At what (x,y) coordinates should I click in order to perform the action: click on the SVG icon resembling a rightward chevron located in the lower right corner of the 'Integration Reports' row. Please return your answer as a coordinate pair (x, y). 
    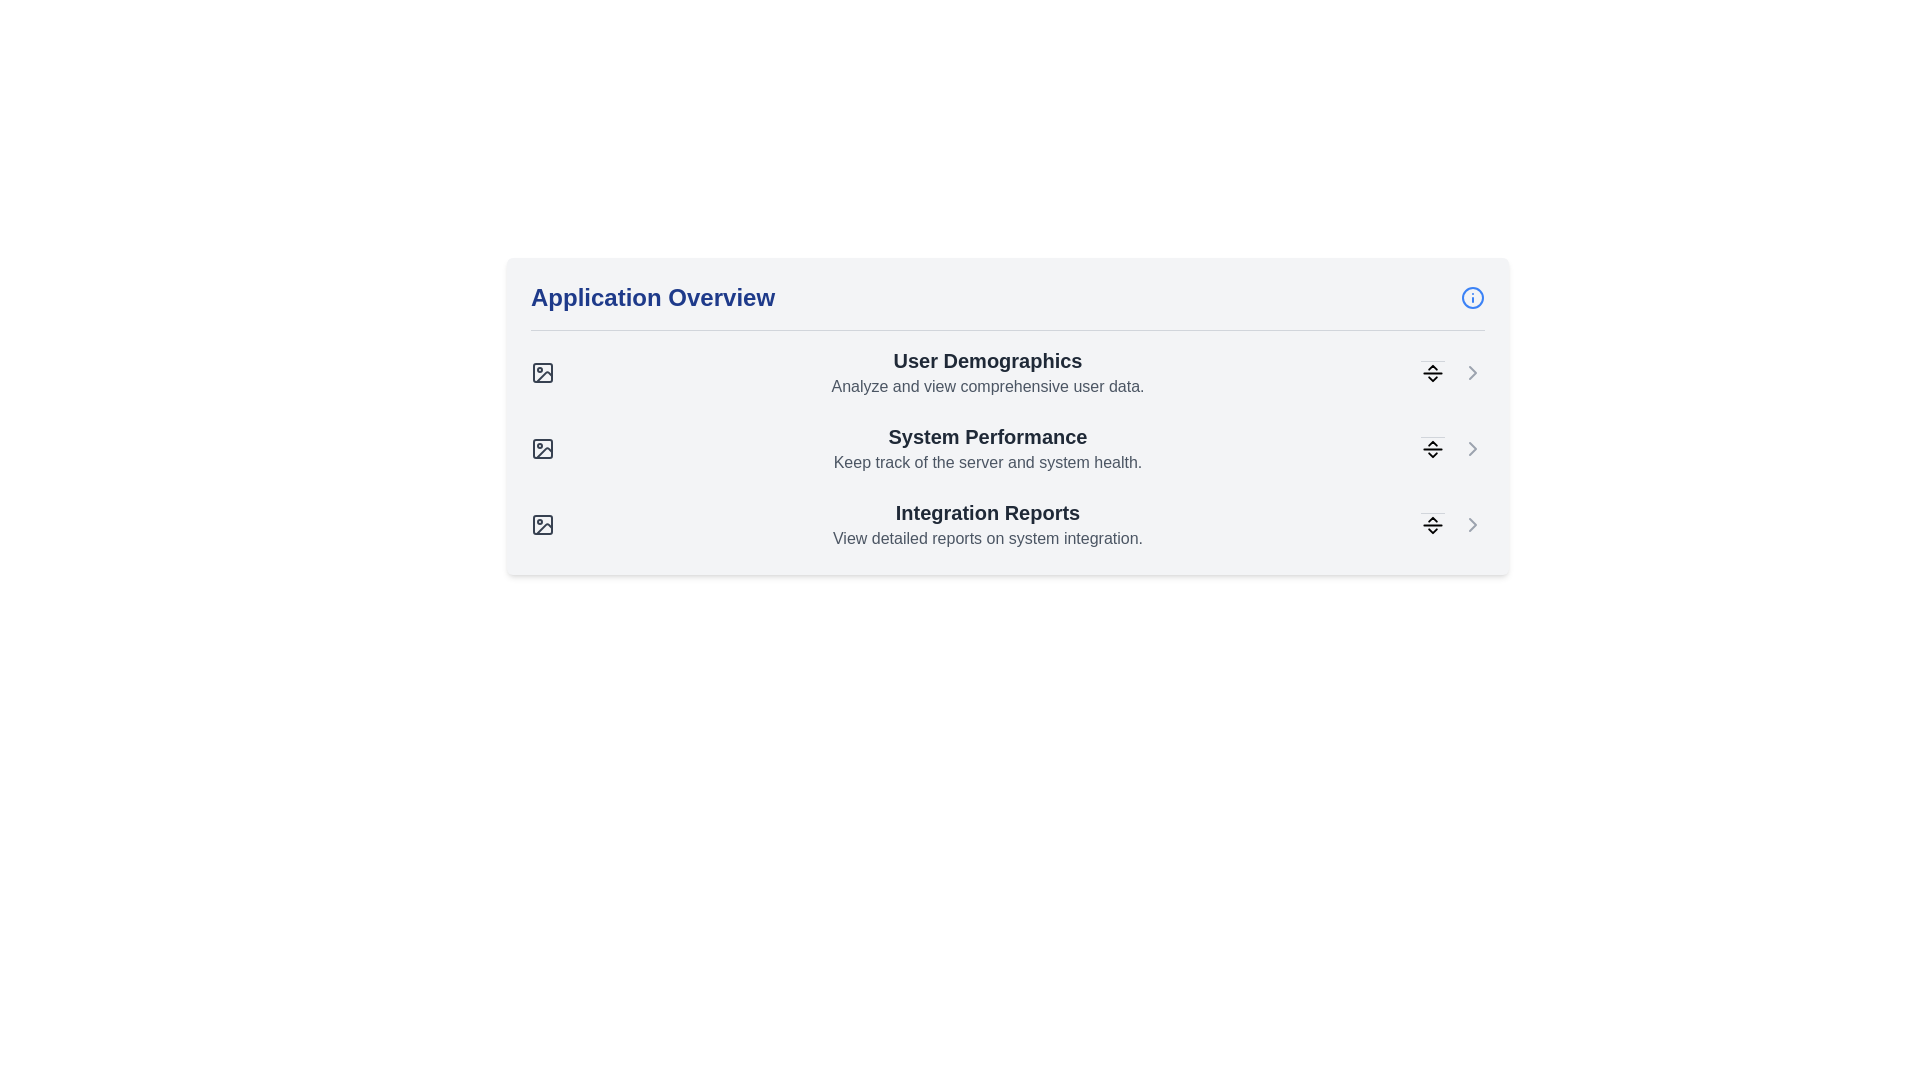
    Looking at the image, I should click on (1473, 523).